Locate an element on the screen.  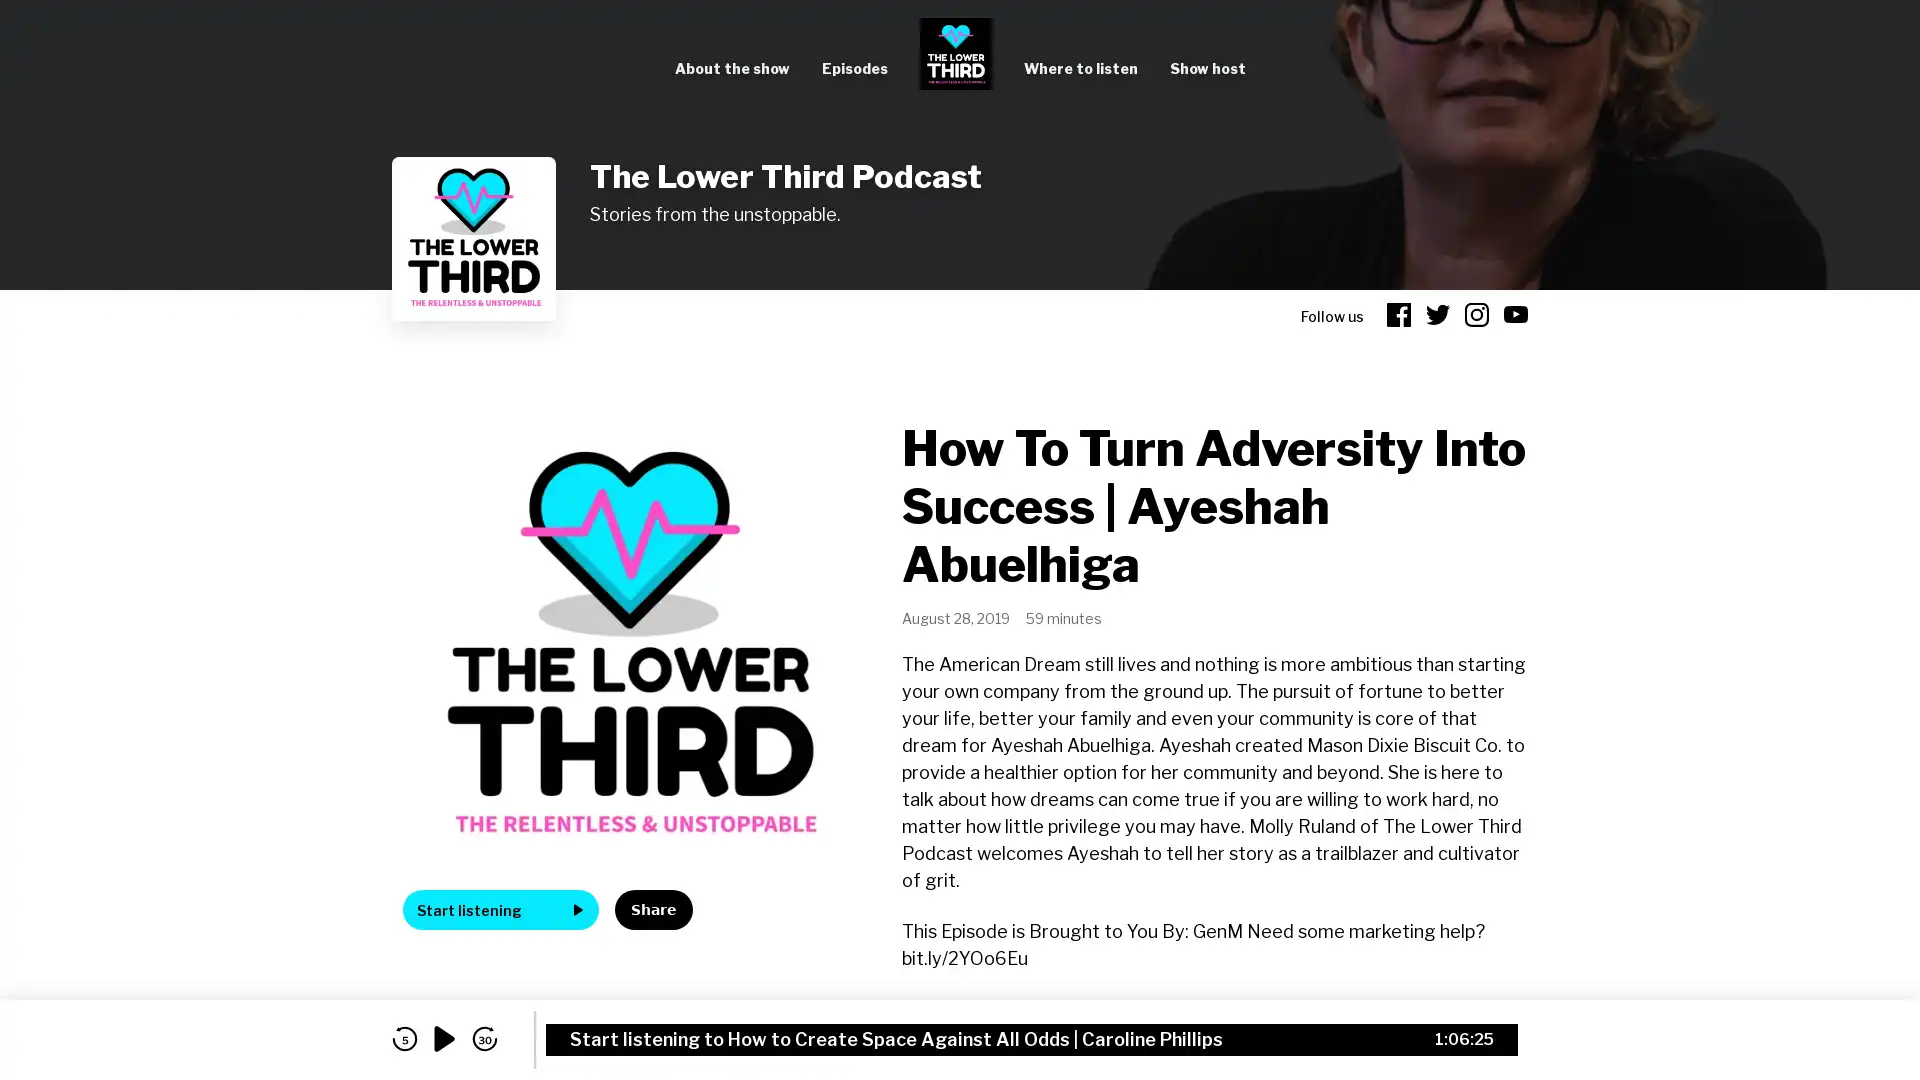
skip back 5 seconds is located at coordinates (403, 1038).